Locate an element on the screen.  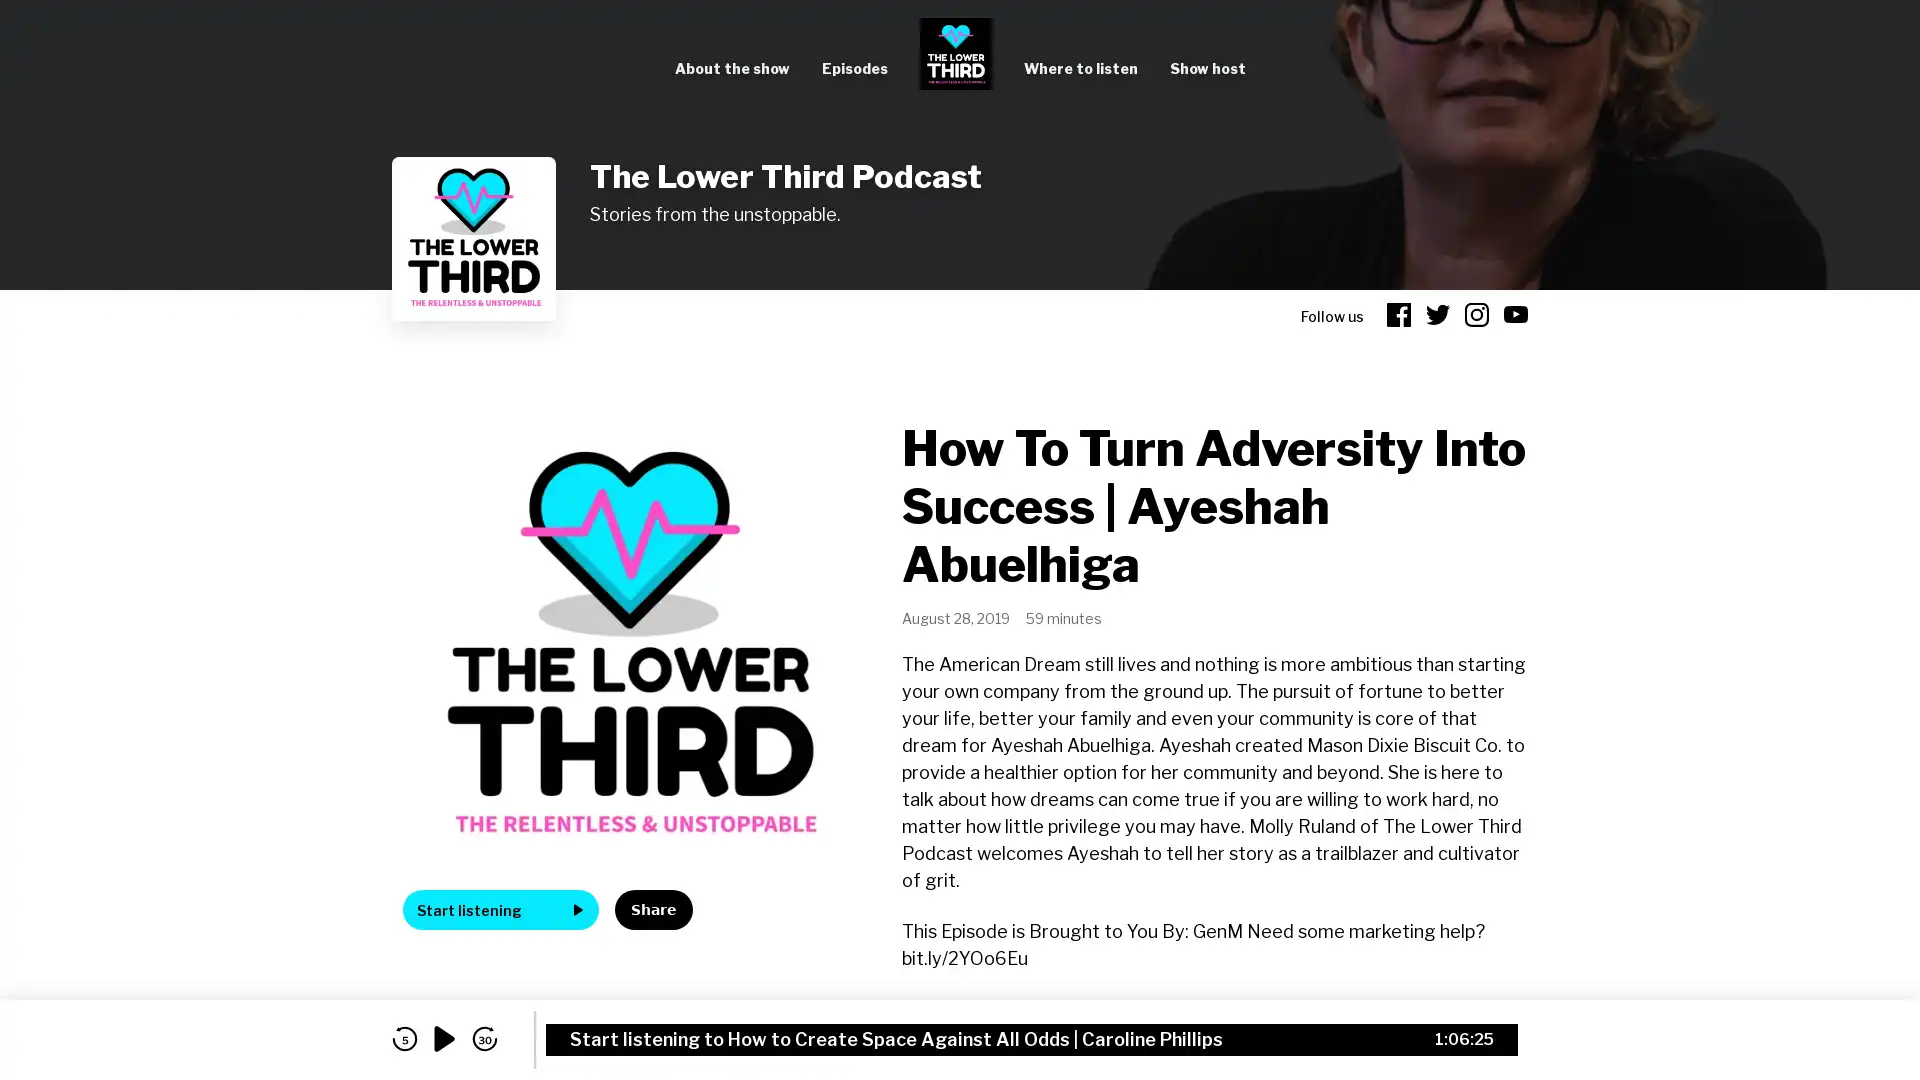
skip back 5 seconds is located at coordinates (403, 1038).